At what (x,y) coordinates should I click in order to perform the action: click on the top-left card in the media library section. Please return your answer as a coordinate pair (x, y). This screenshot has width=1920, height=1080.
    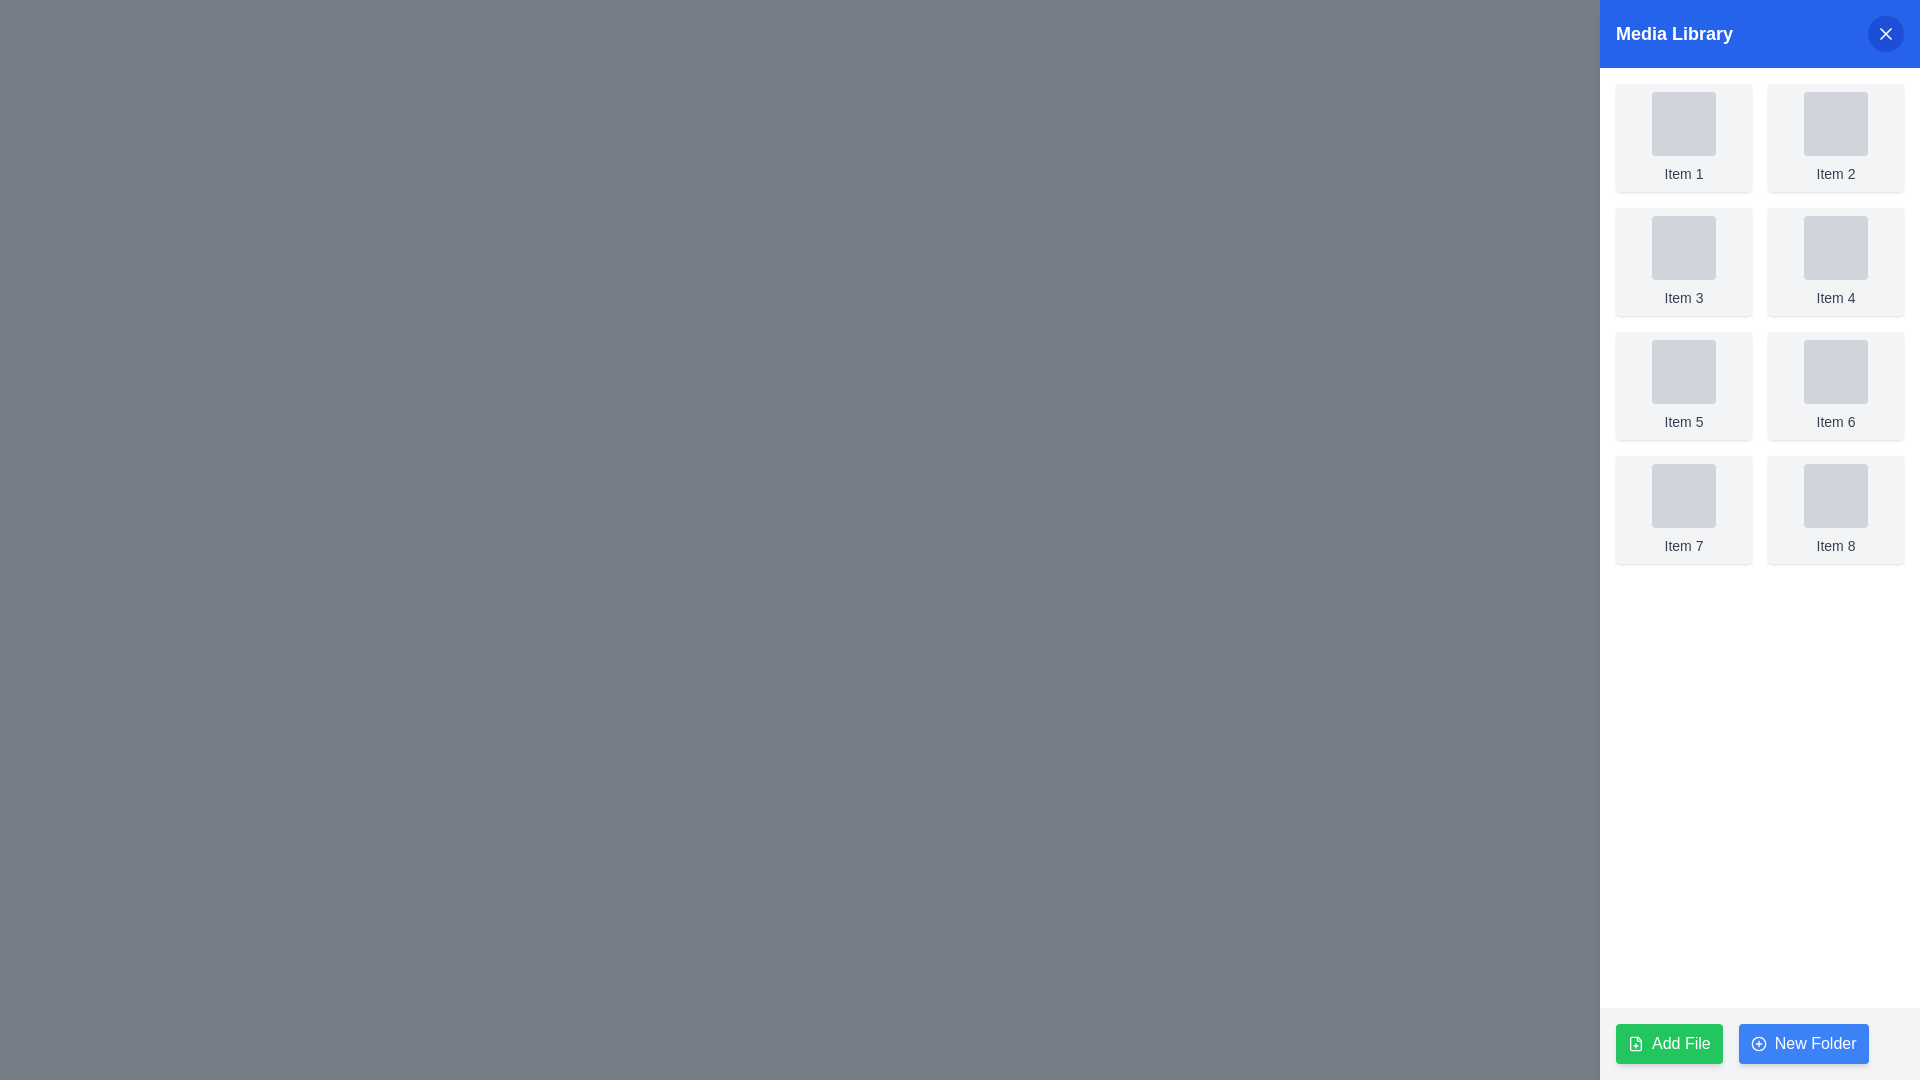
    Looking at the image, I should click on (1683, 137).